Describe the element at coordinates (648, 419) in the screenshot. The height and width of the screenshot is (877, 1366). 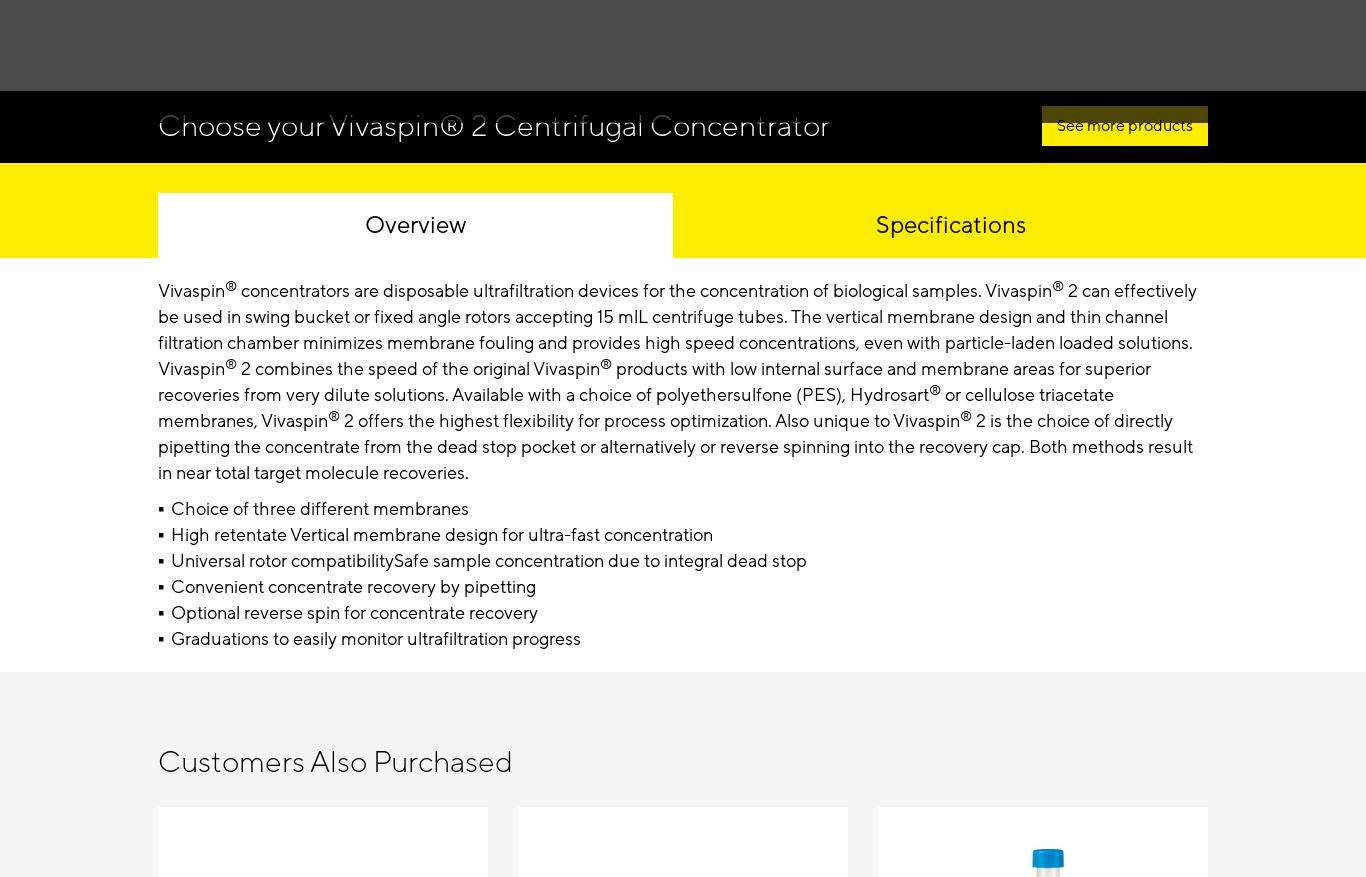
I see `'2 offers the highest flexibility for process optimization. Also unique to Vivaspin'` at that location.